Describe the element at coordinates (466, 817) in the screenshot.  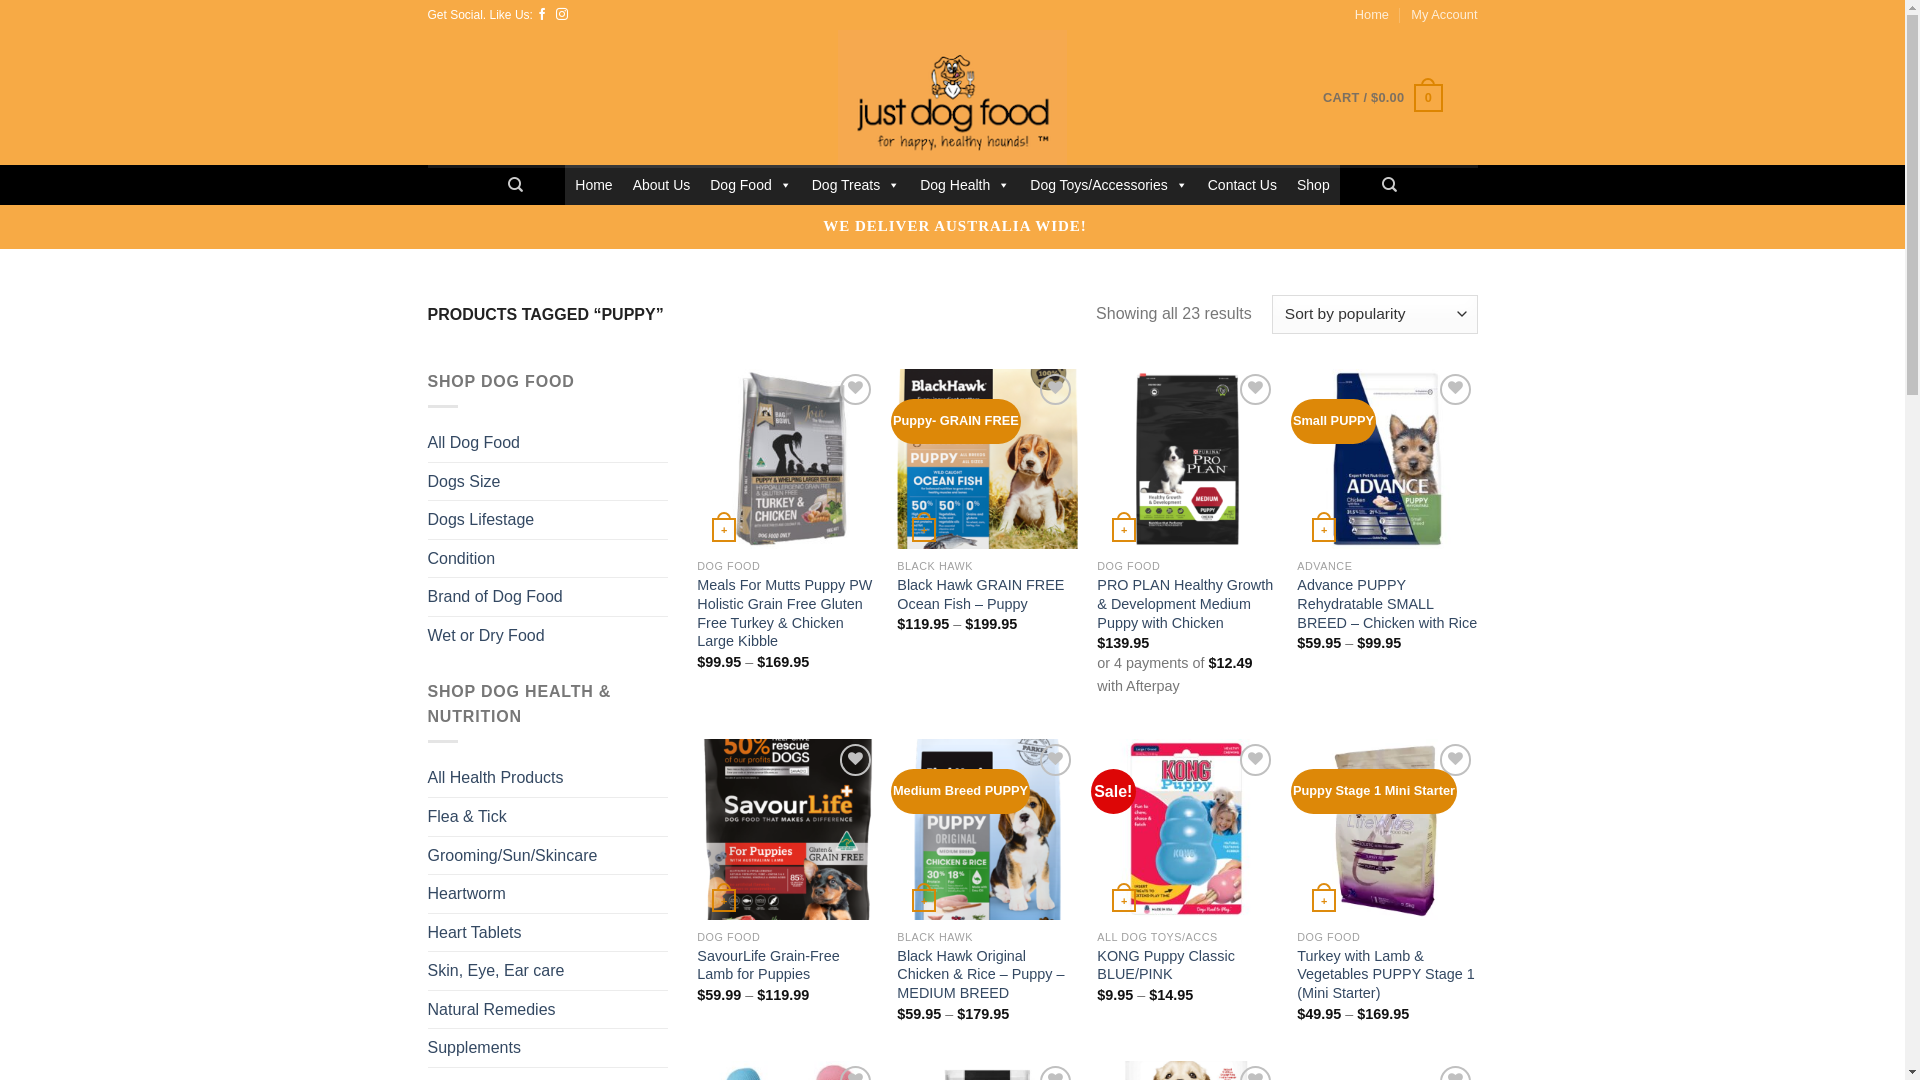
I see `'Flea & Tick'` at that location.